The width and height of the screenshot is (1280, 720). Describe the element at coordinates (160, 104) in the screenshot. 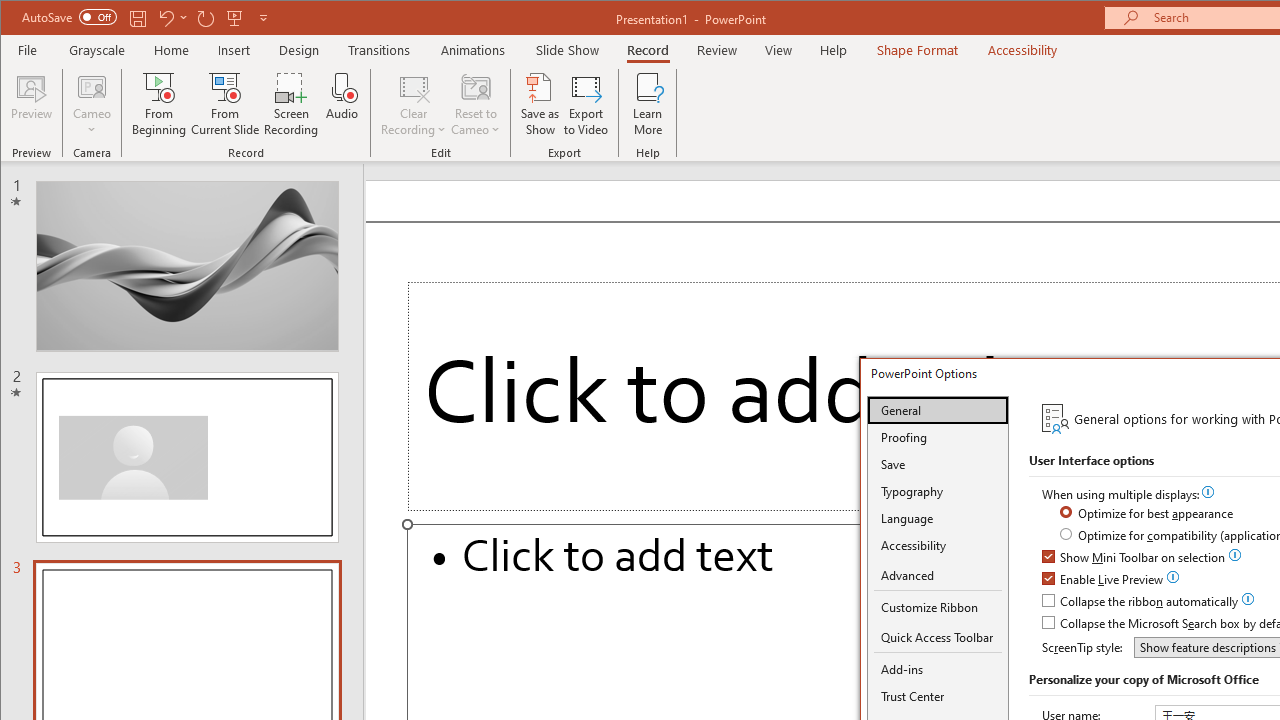

I see `'From Beginning...'` at that location.